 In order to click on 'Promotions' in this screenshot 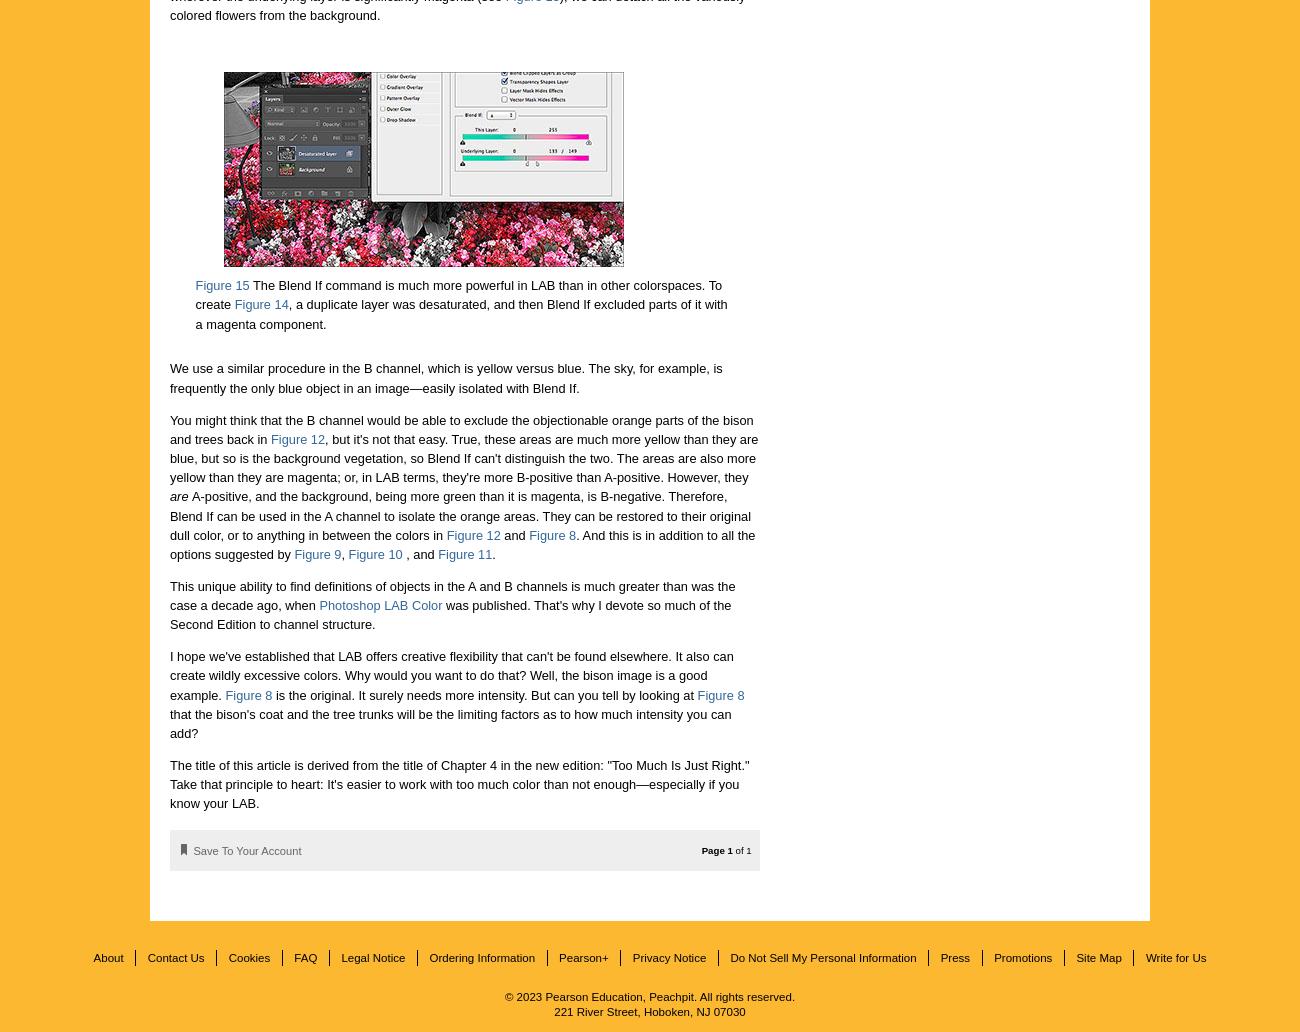, I will do `click(1021, 955)`.